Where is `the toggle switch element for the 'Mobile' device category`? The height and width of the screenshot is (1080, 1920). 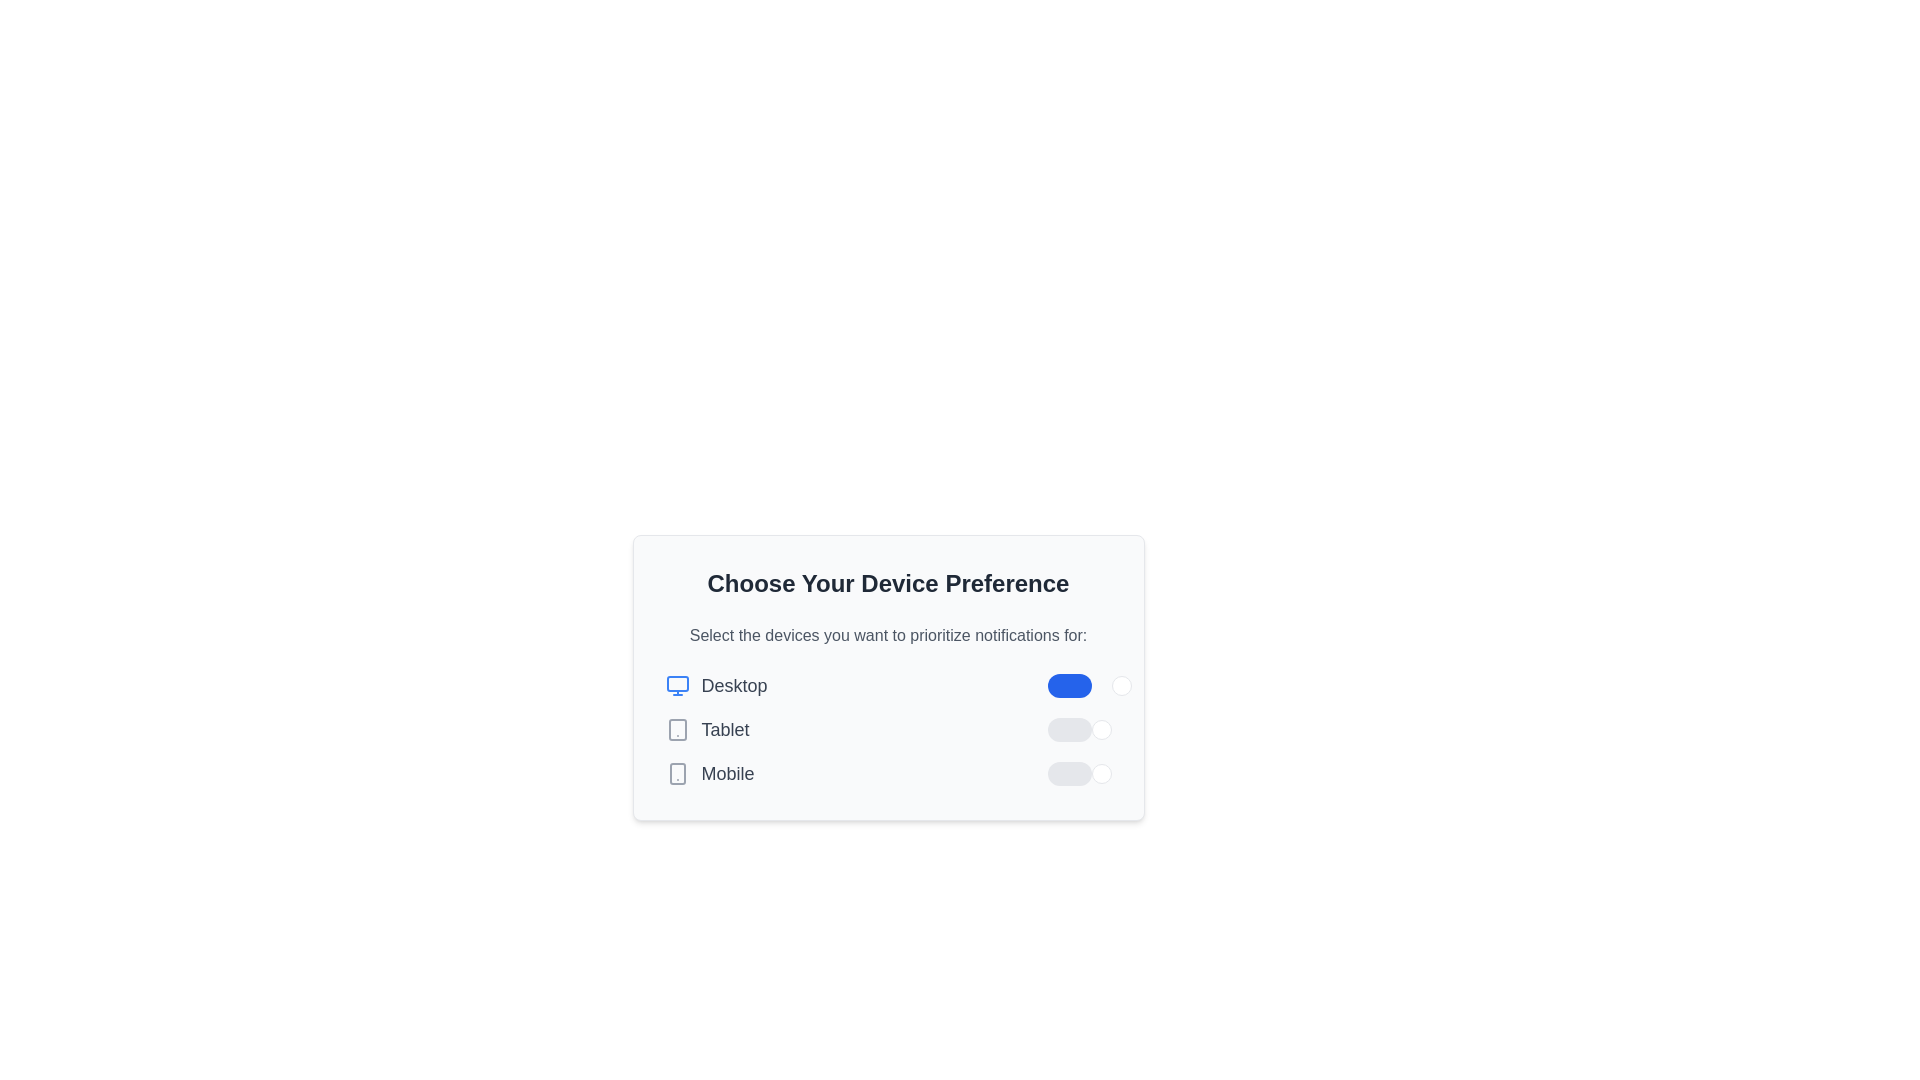
the toggle switch element for the 'Mobile' device category is located at coordinates (887, 773).